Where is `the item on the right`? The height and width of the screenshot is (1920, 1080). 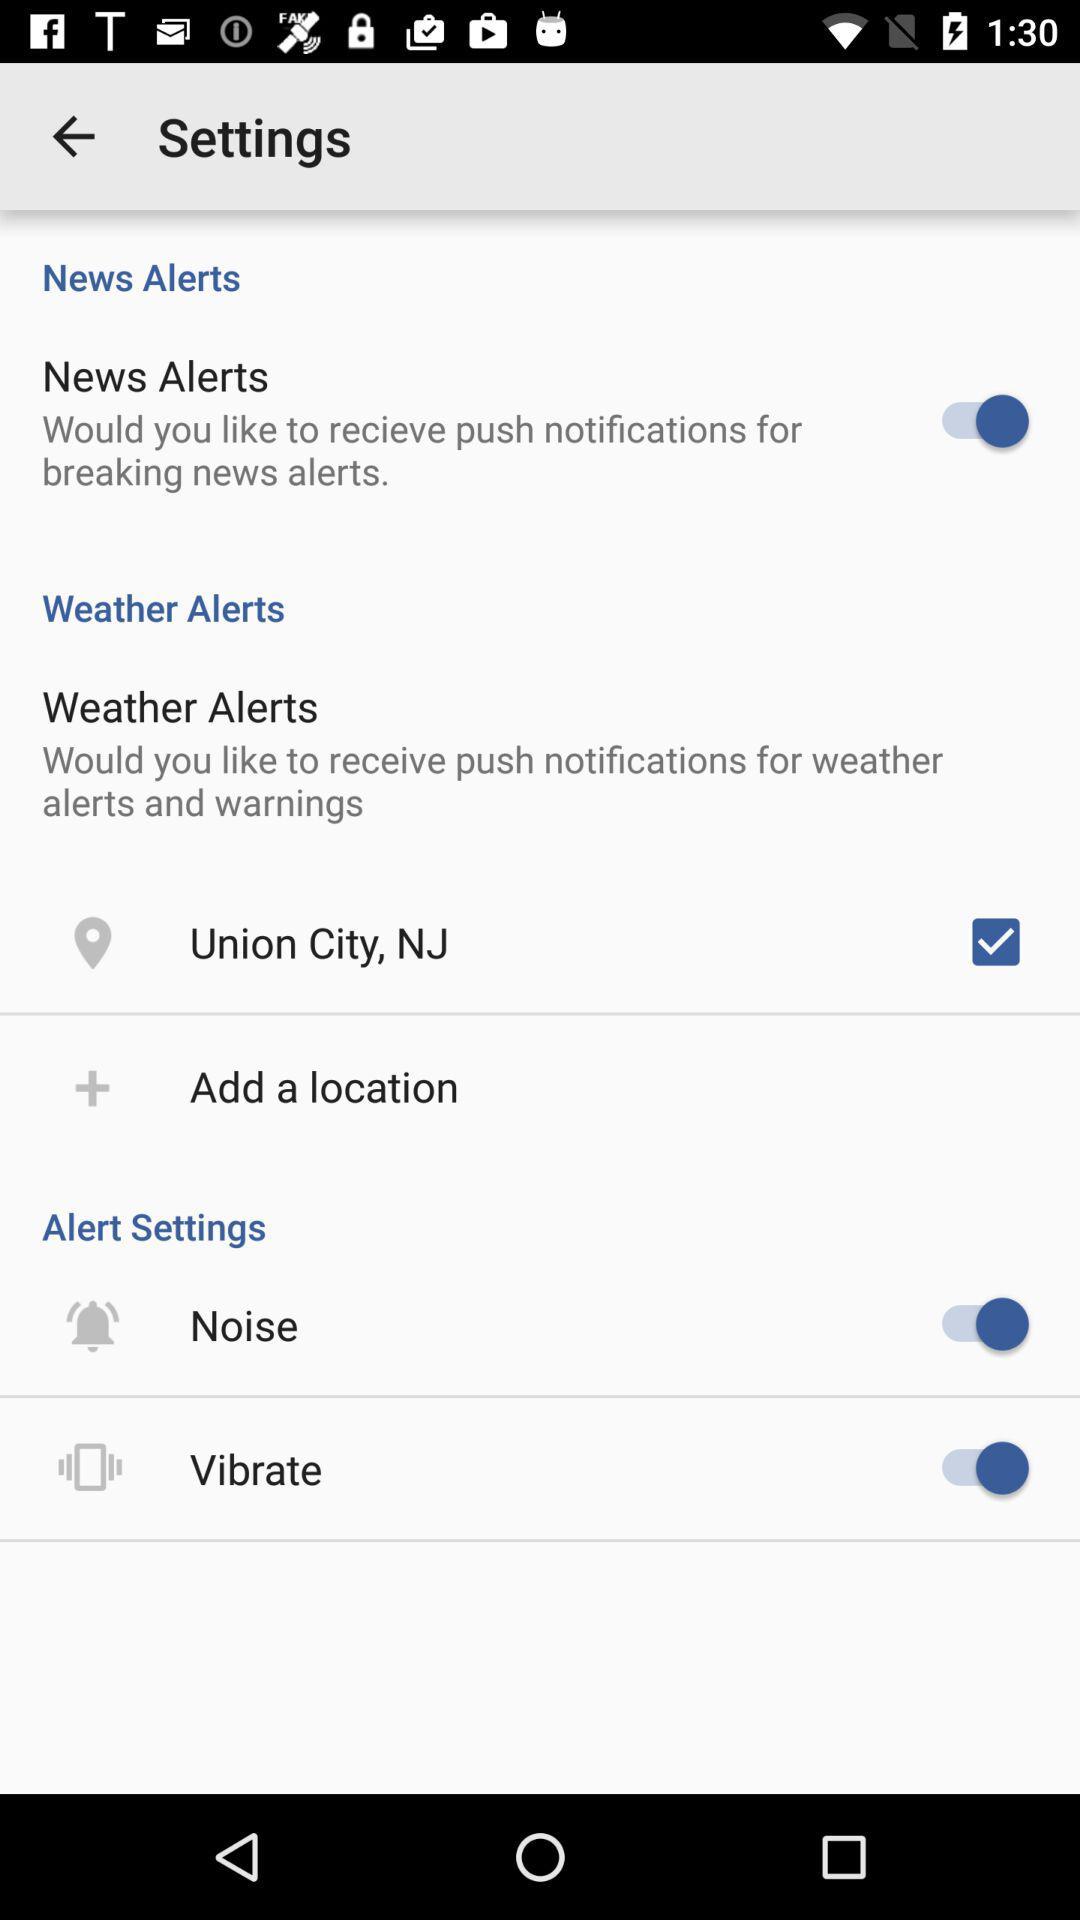
the item on the right is located at coordinates (995, 940).